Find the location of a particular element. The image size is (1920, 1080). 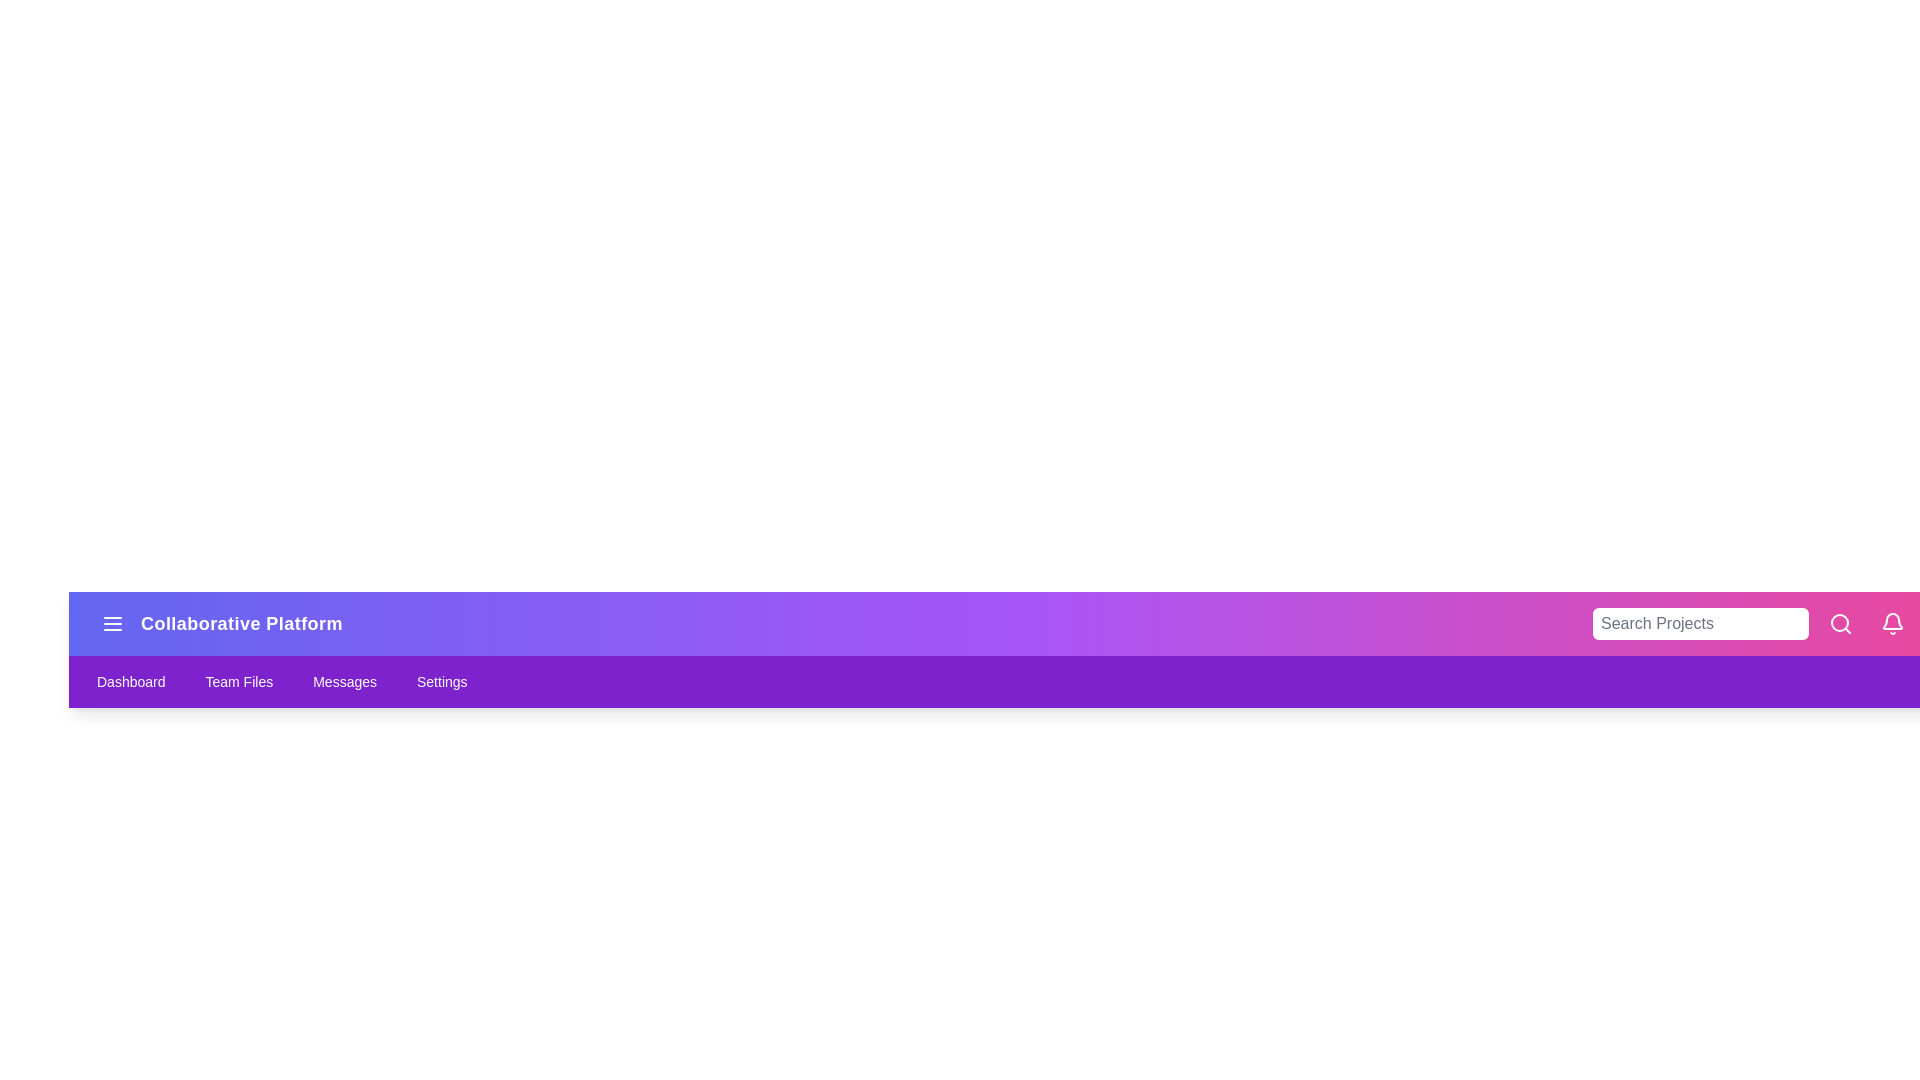

the search icon button located on the top-right section of the header bar, immediately to the right of the 'Search Projects' input field is located at coordinates (1840, 623).